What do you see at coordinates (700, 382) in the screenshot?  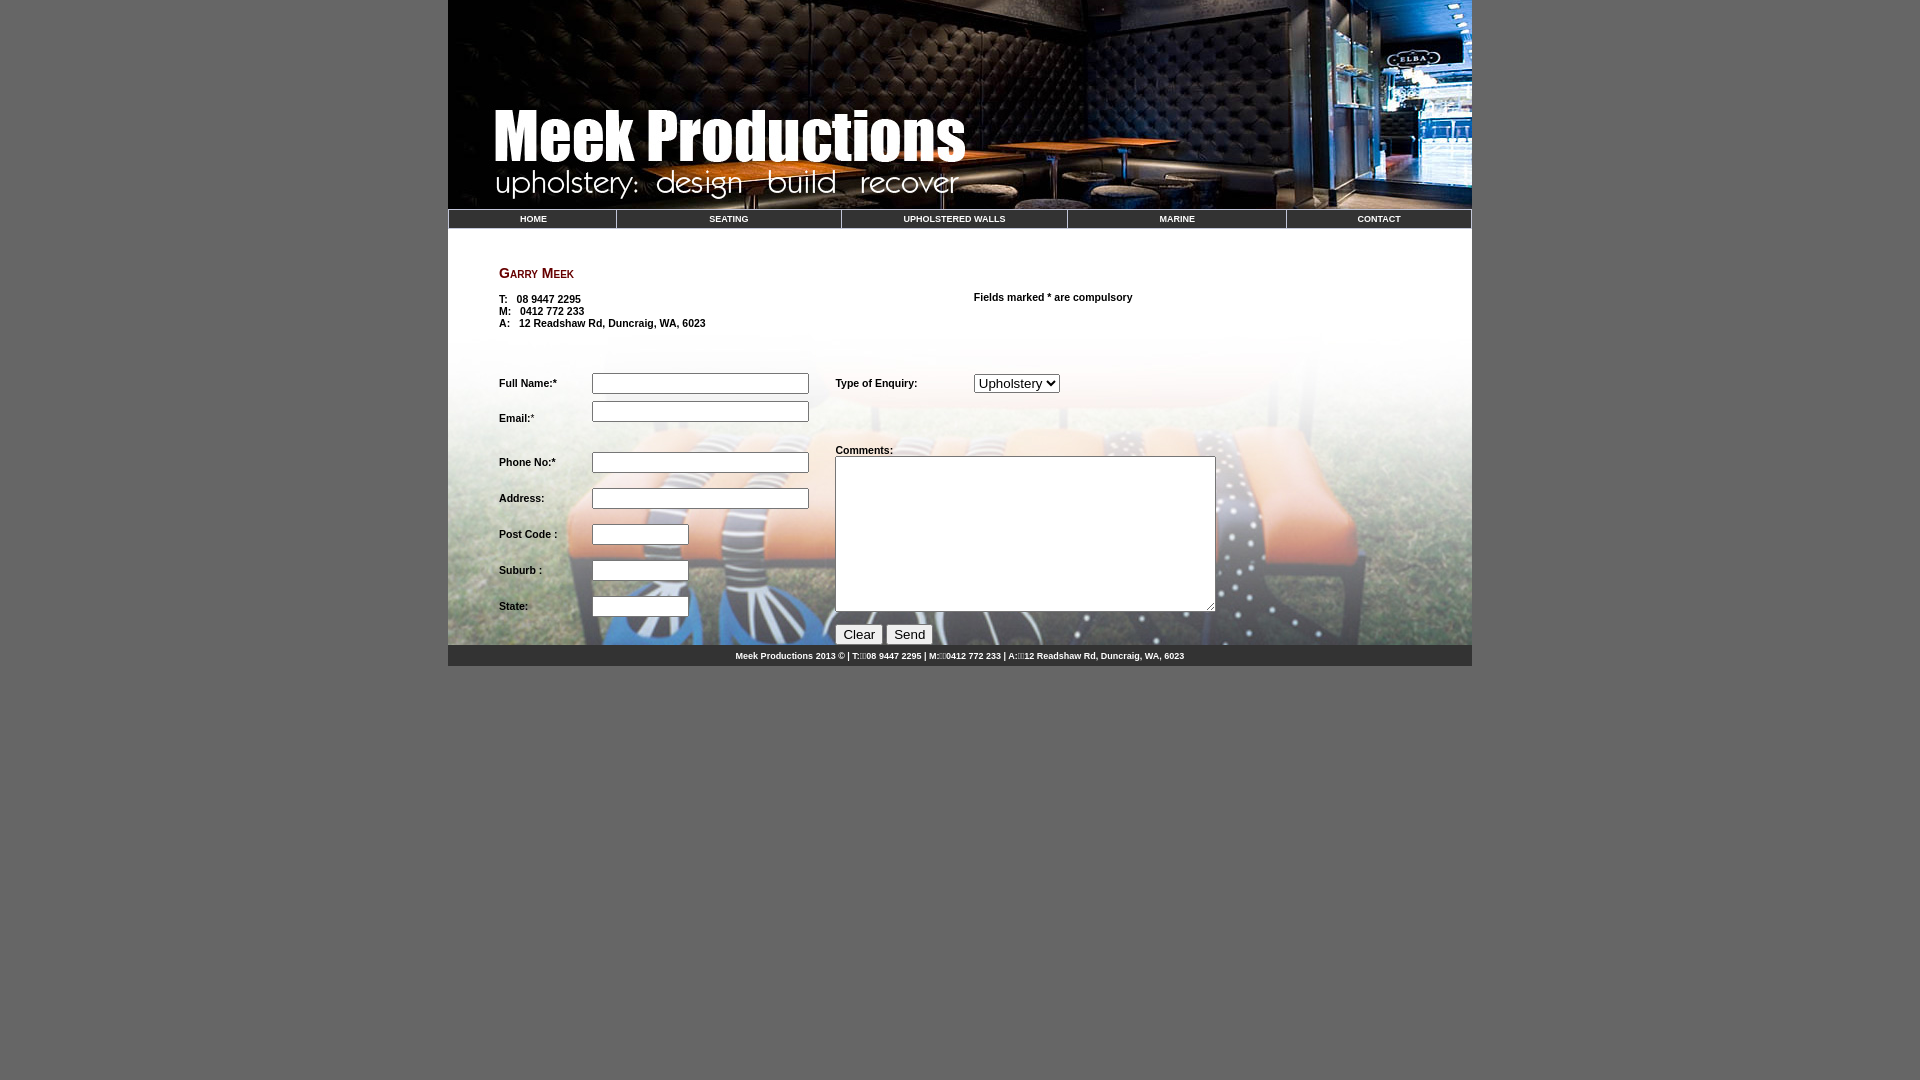 I see `'Enter your name'` at bounding box center [700, 382].